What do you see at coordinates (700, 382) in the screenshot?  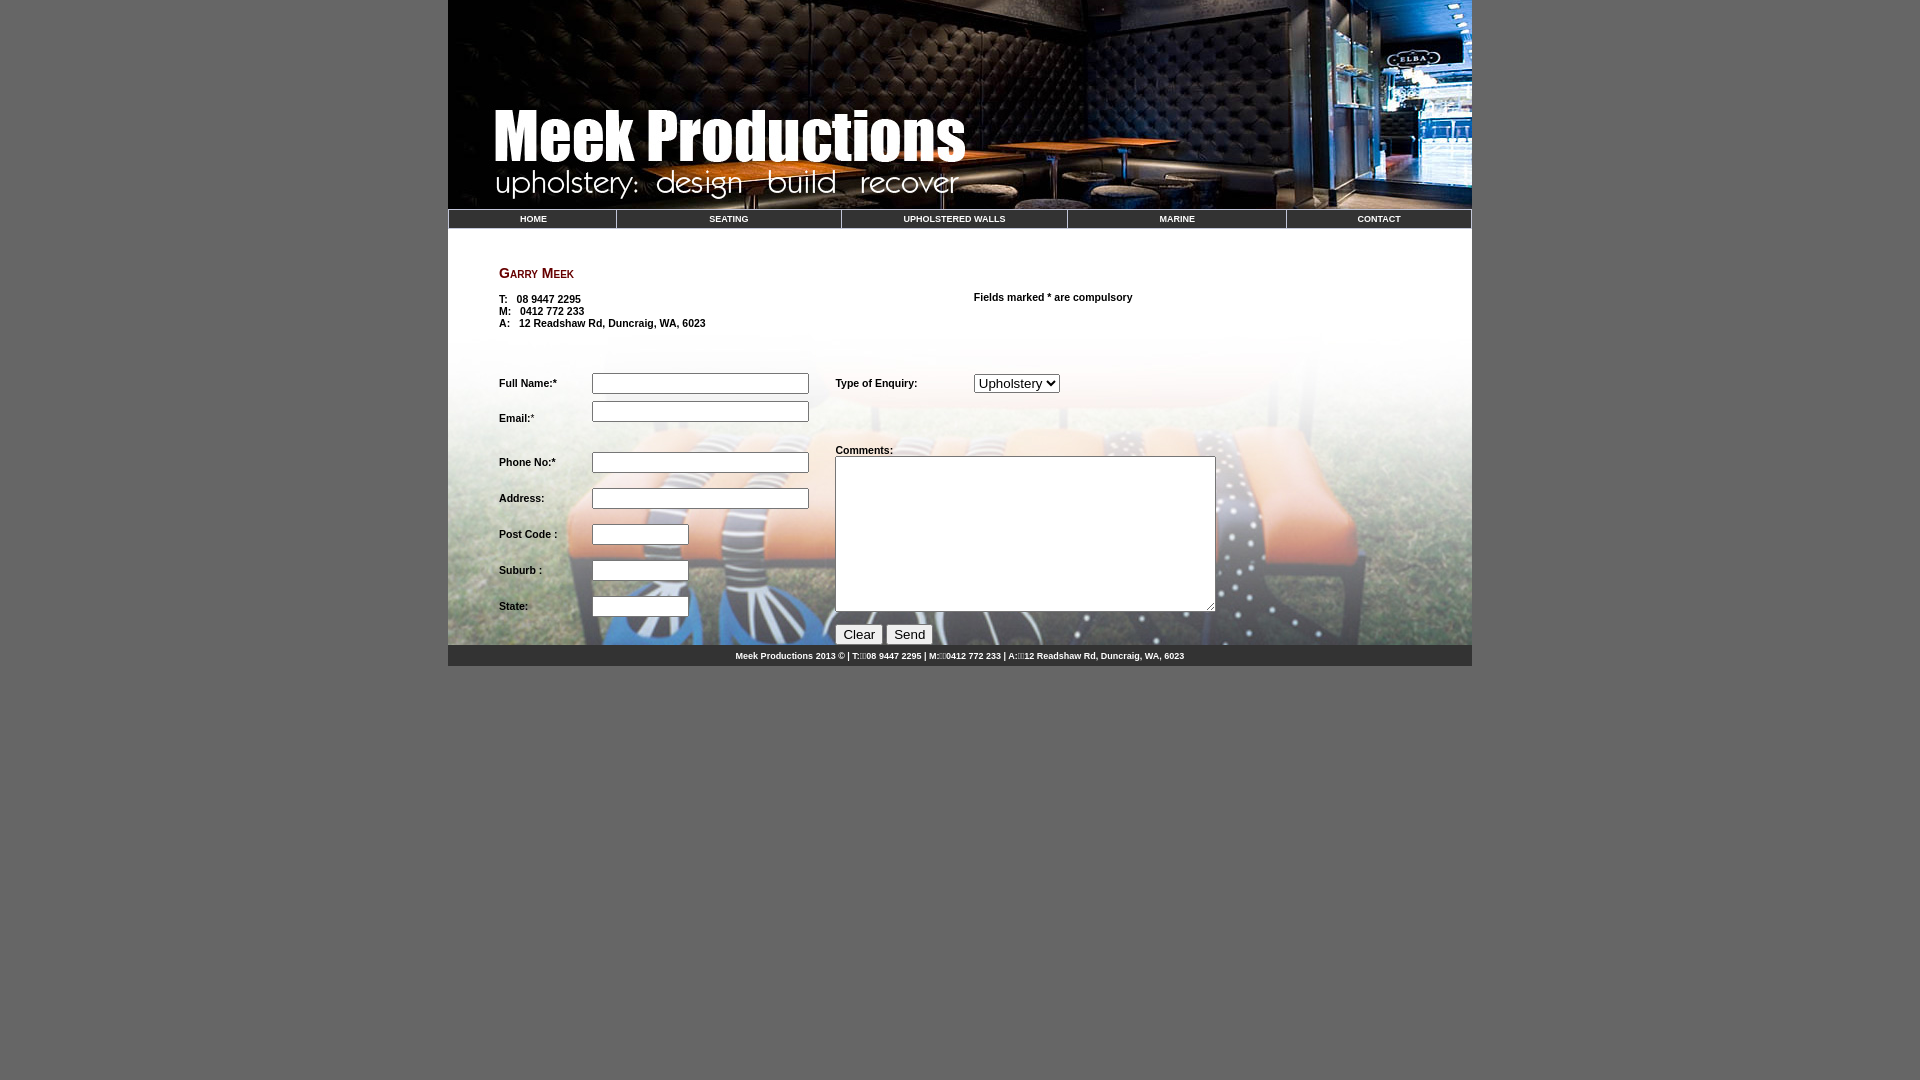 I see `'Enter your name'` at bounding box center [700, 382].